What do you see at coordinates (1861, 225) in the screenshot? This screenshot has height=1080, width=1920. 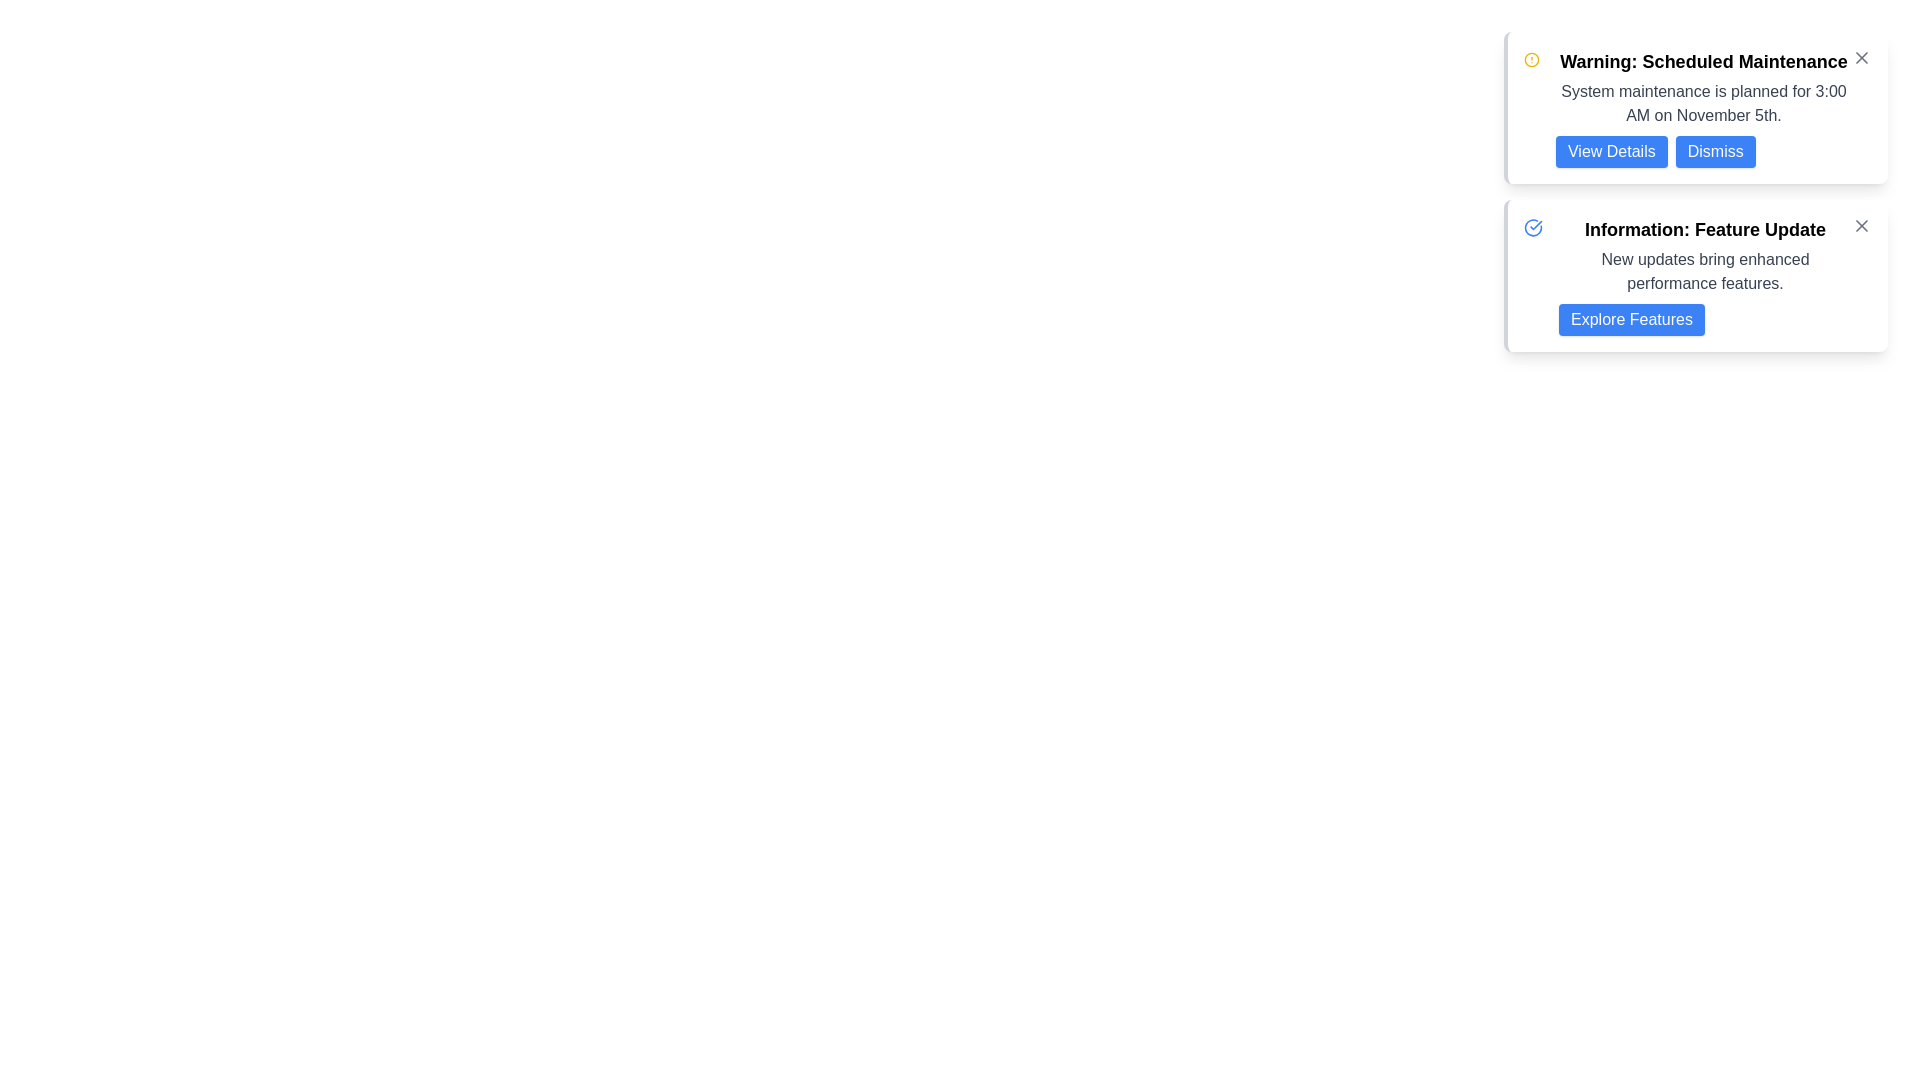 I see `the Close button (icon element) represented by an 'X' in the top-right corner of the 'Information: Feature Update' panel` at bounding box center [1861, 225].